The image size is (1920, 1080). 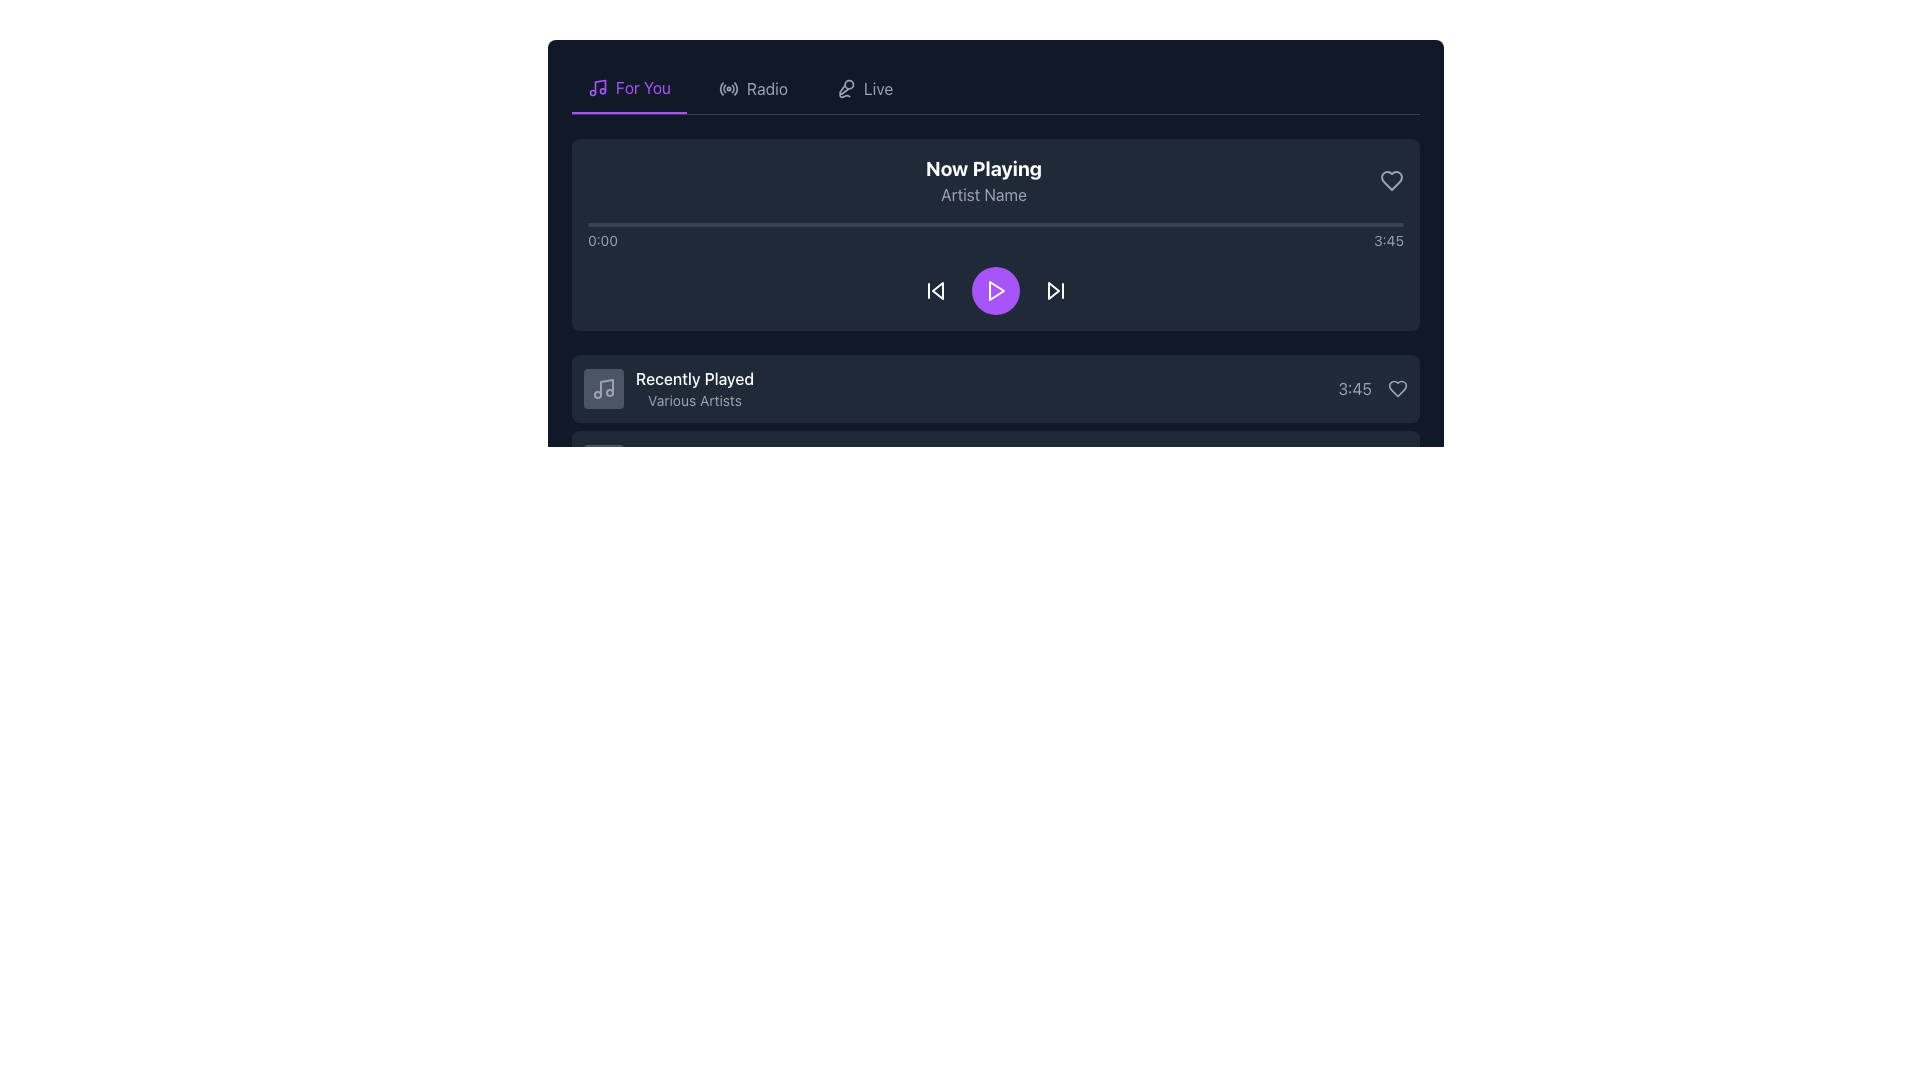 What do you see at coordinates (996, 290) in the screenshot?
I see `the Media control bar located in the 'Now Playing' section` at bounding box center [996, 290].